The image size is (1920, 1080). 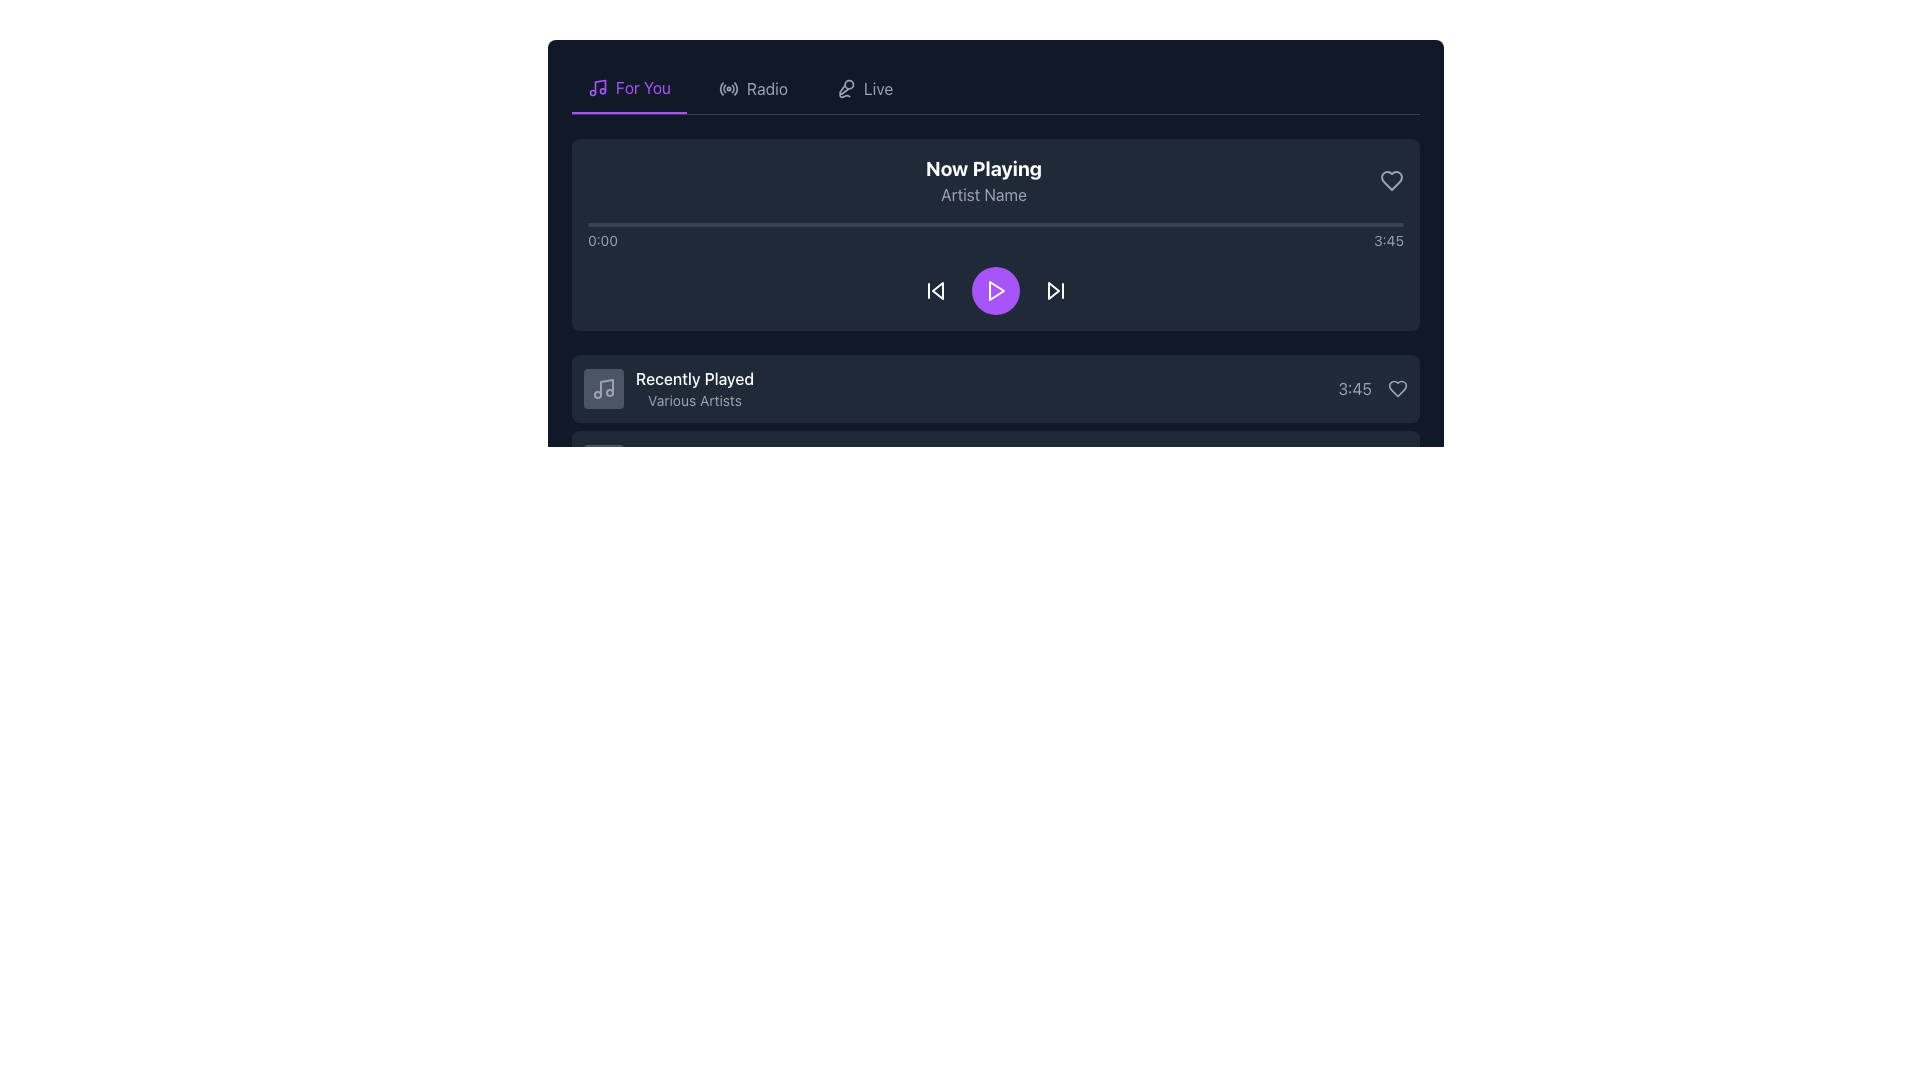 What do you see at coordinates (996, 290) in the screenshot?
I see `the Media control bar located in the 'Now Playing' section` at bounding box center [996, 290].